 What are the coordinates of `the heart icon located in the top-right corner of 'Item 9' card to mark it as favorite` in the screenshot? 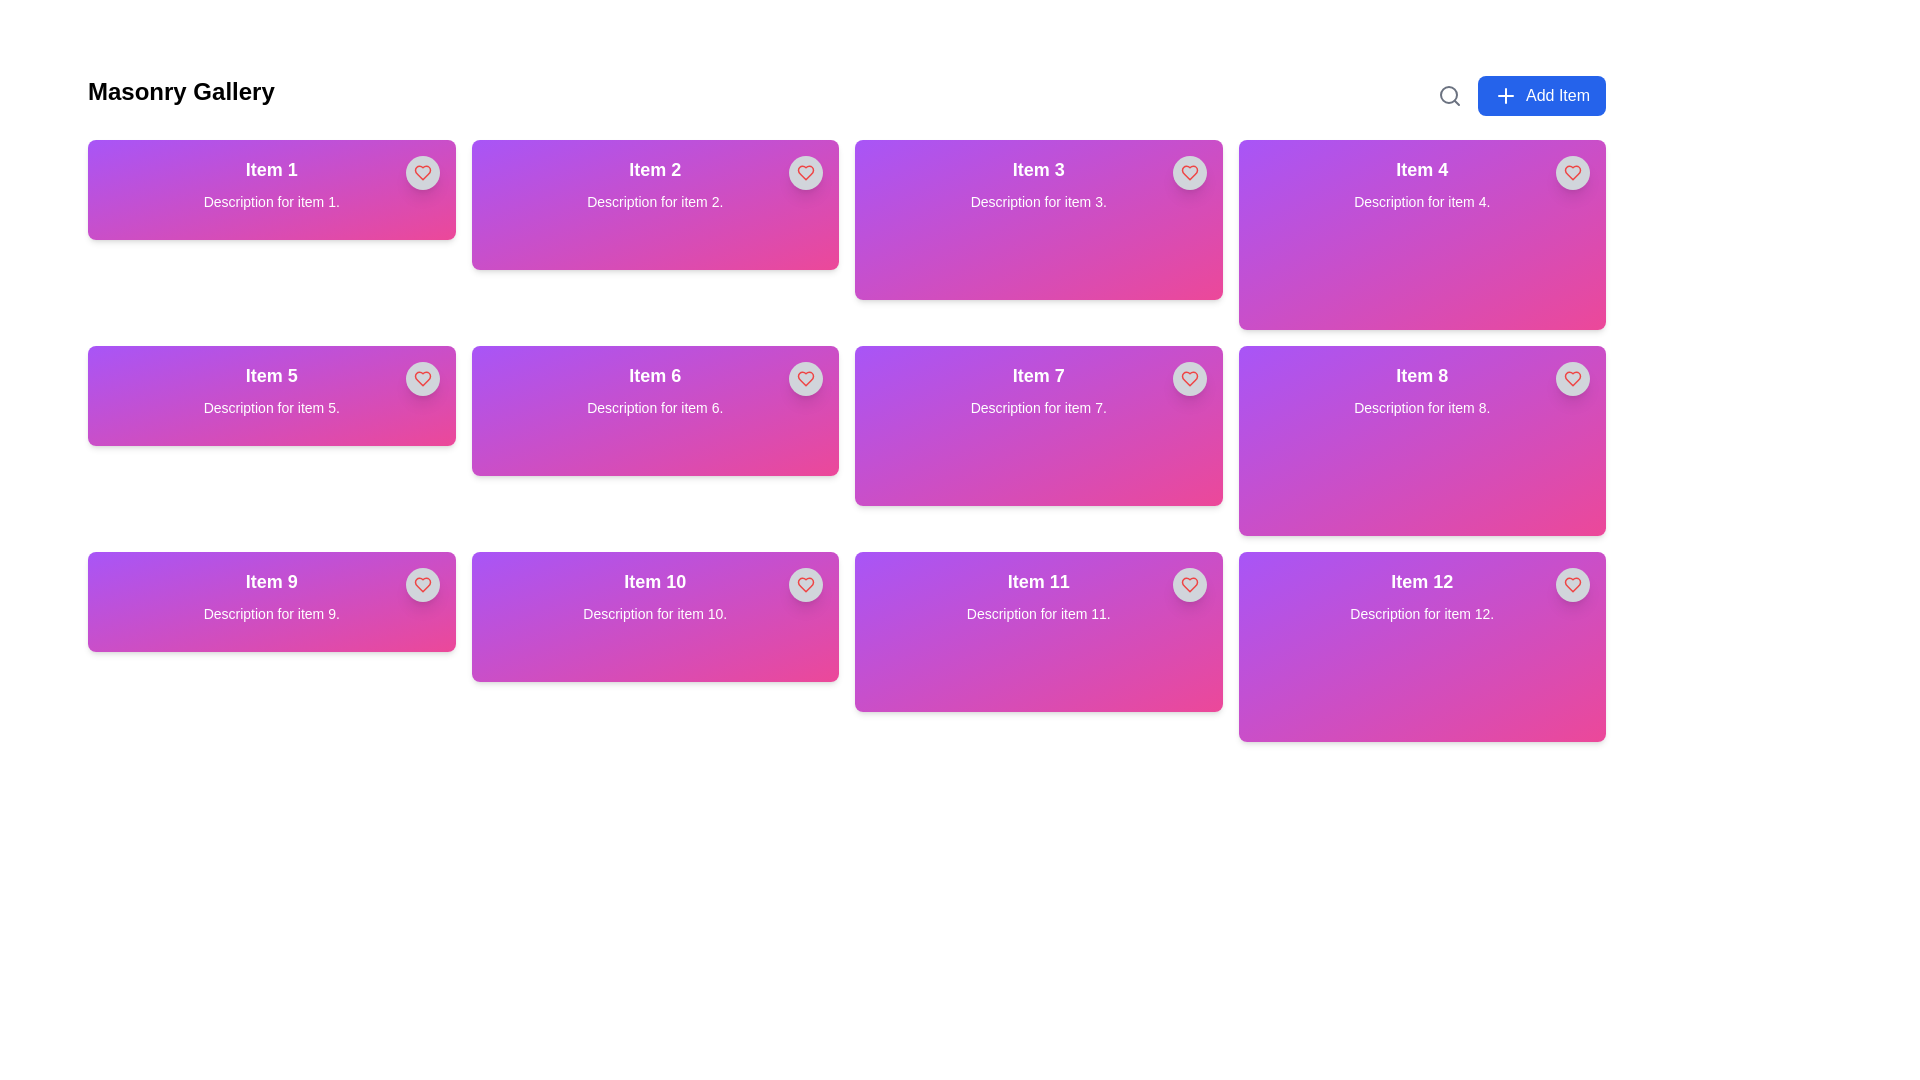 It's located at (421, 378).